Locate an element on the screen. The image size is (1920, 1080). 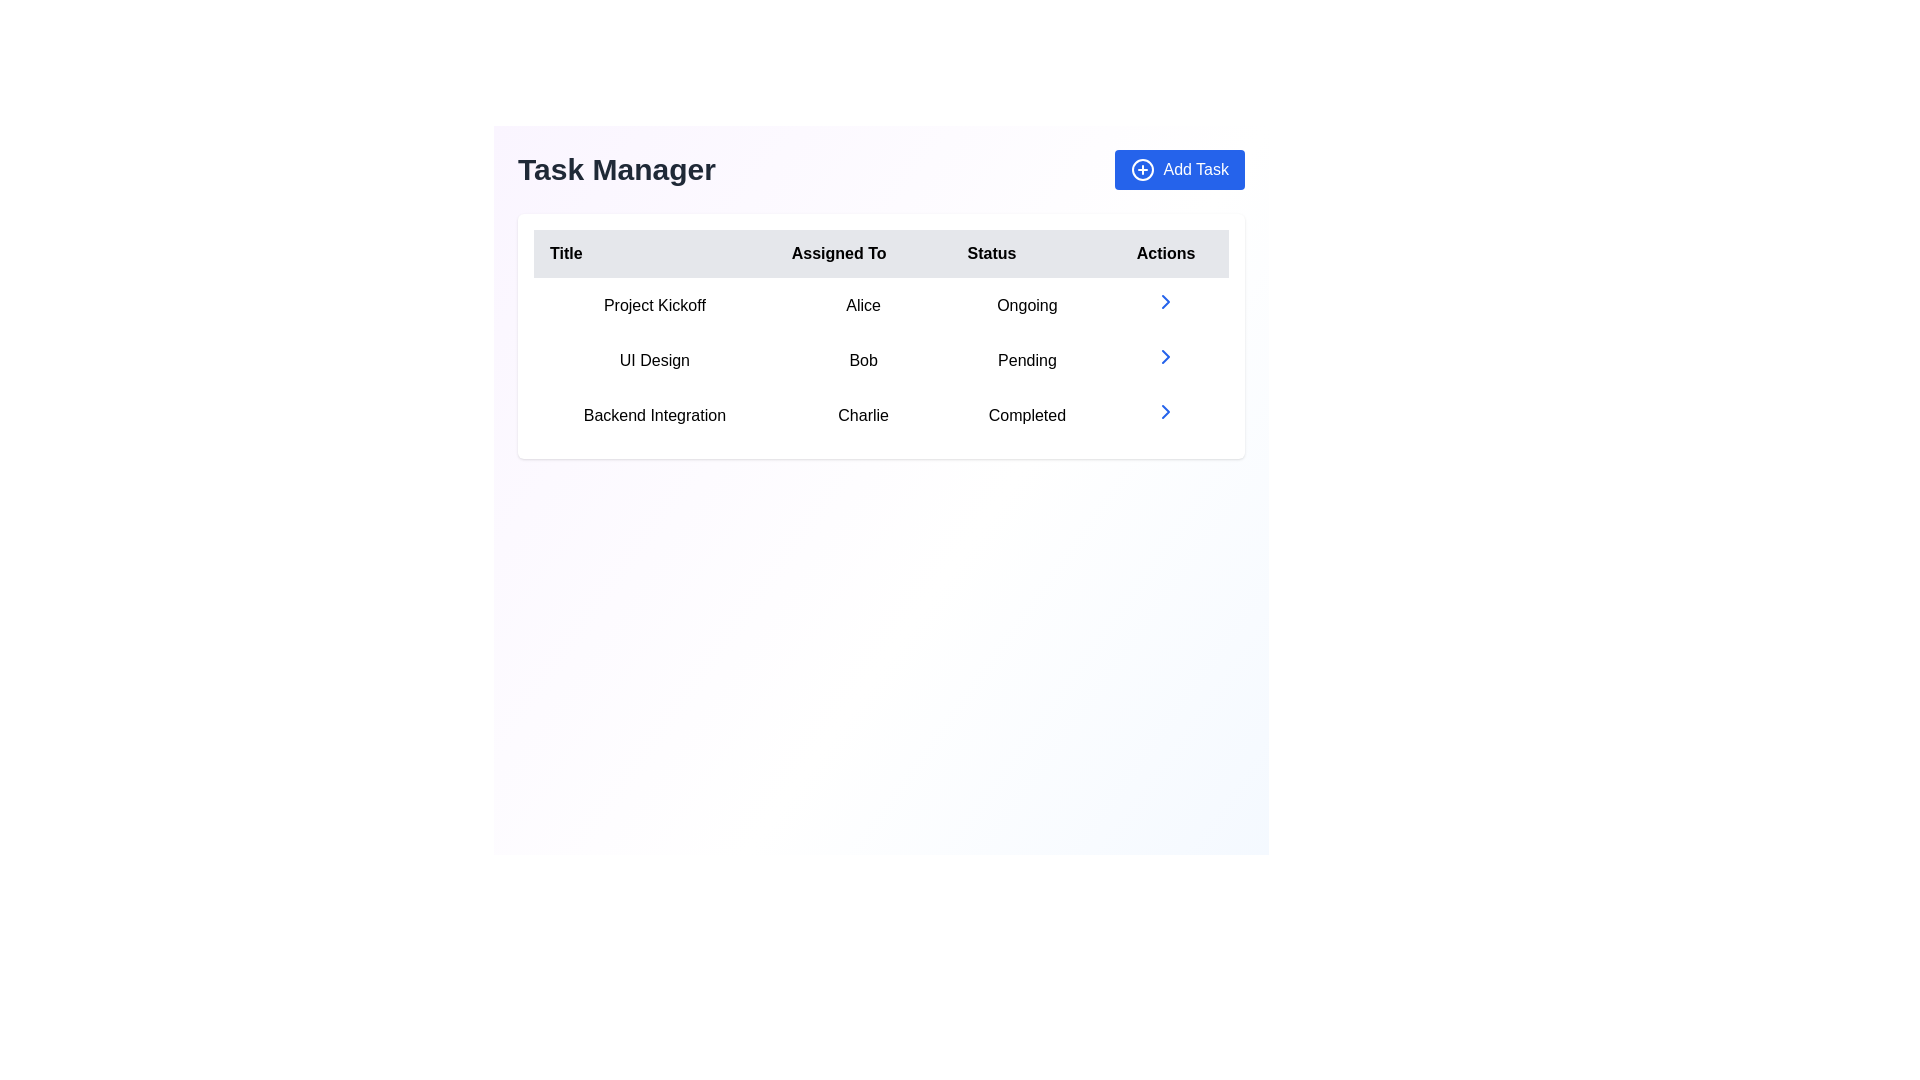
the right-pointing chevron arrow icon in the 'Actions' column of the table in the third row for the 'Backend Integration' task is located at coordinates (1166, 411).